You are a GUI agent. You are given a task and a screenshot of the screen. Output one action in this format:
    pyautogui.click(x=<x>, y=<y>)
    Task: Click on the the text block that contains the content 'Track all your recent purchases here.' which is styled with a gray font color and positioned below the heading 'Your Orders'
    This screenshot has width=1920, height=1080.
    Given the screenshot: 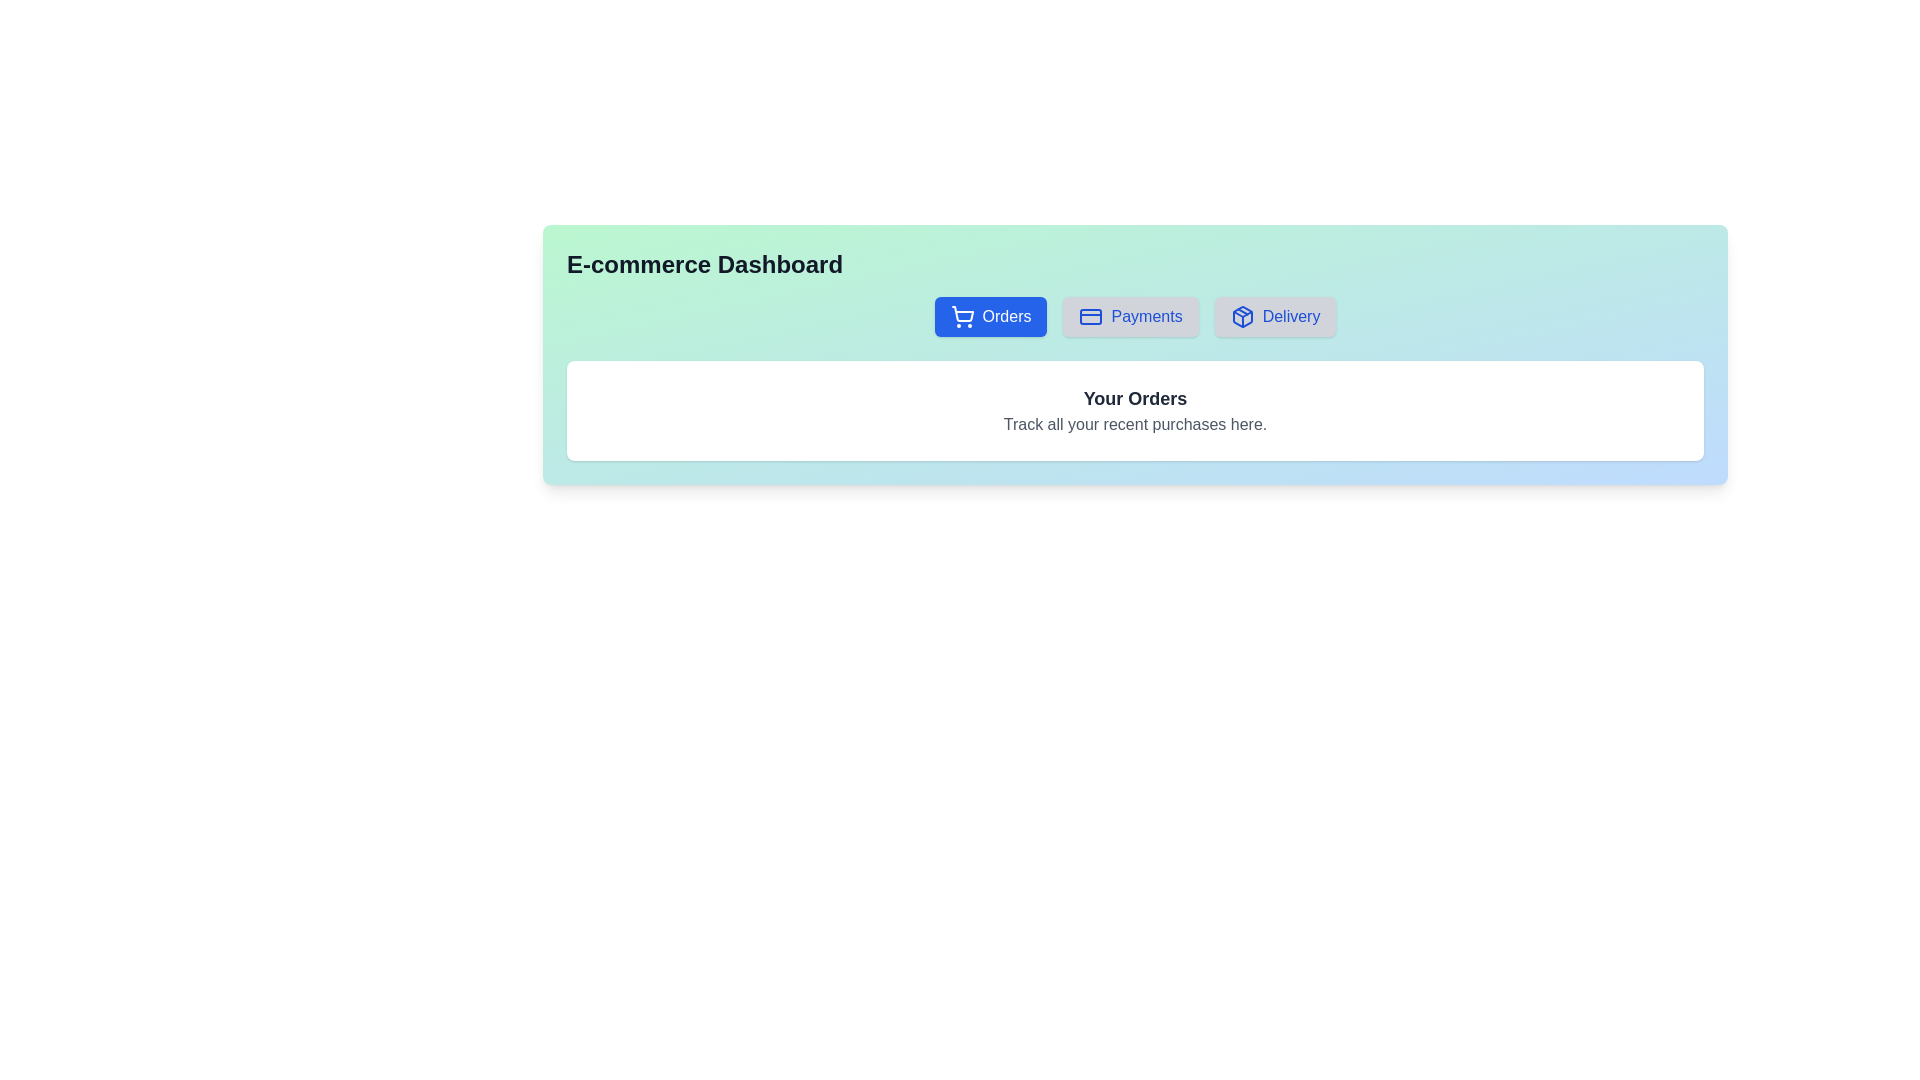 What is the action you would take?
    pyautogui.click(x=1135, y=423)
    